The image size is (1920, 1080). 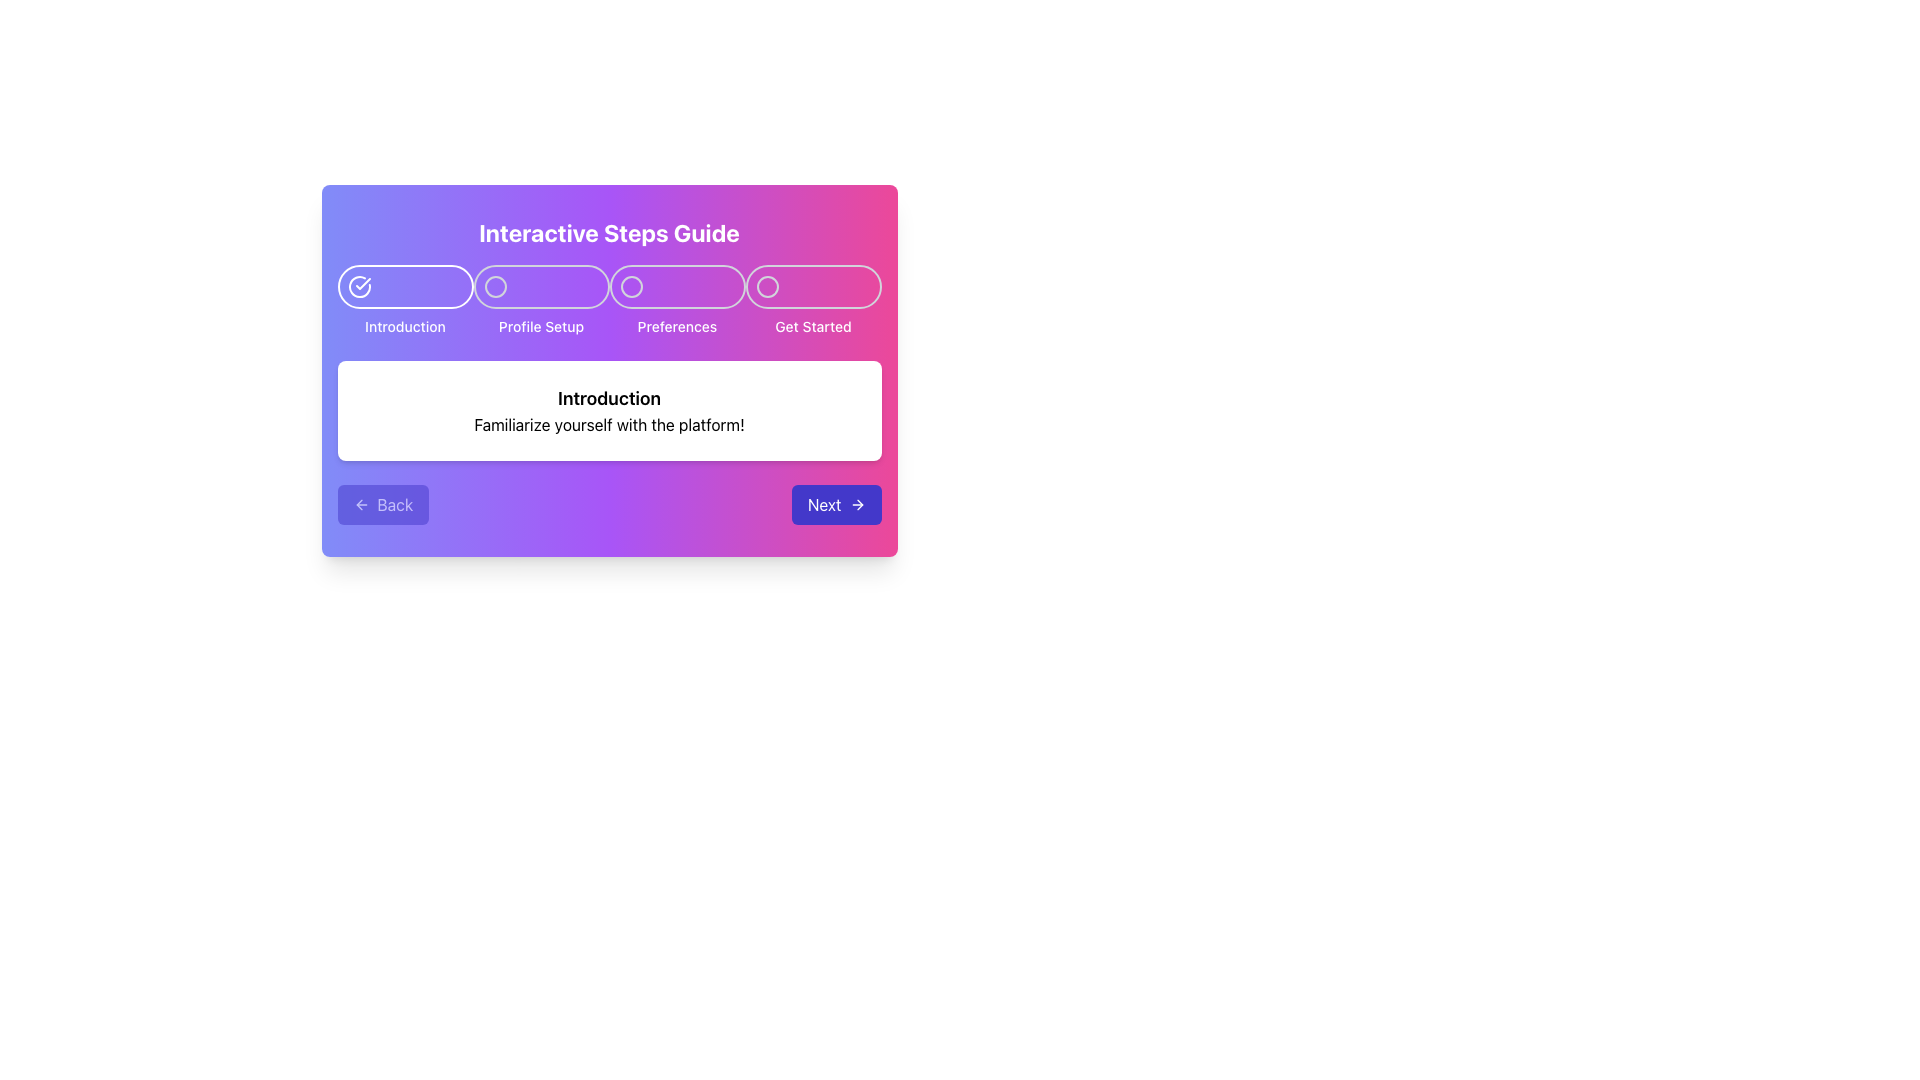 What do you see at coordinates (361, 504) in the screenshot?
I see `the arrow icon that indicates the 'Back' button for navigating to a previous page, located at the bottom left of the popover interface` at bounding box center [361, 504].